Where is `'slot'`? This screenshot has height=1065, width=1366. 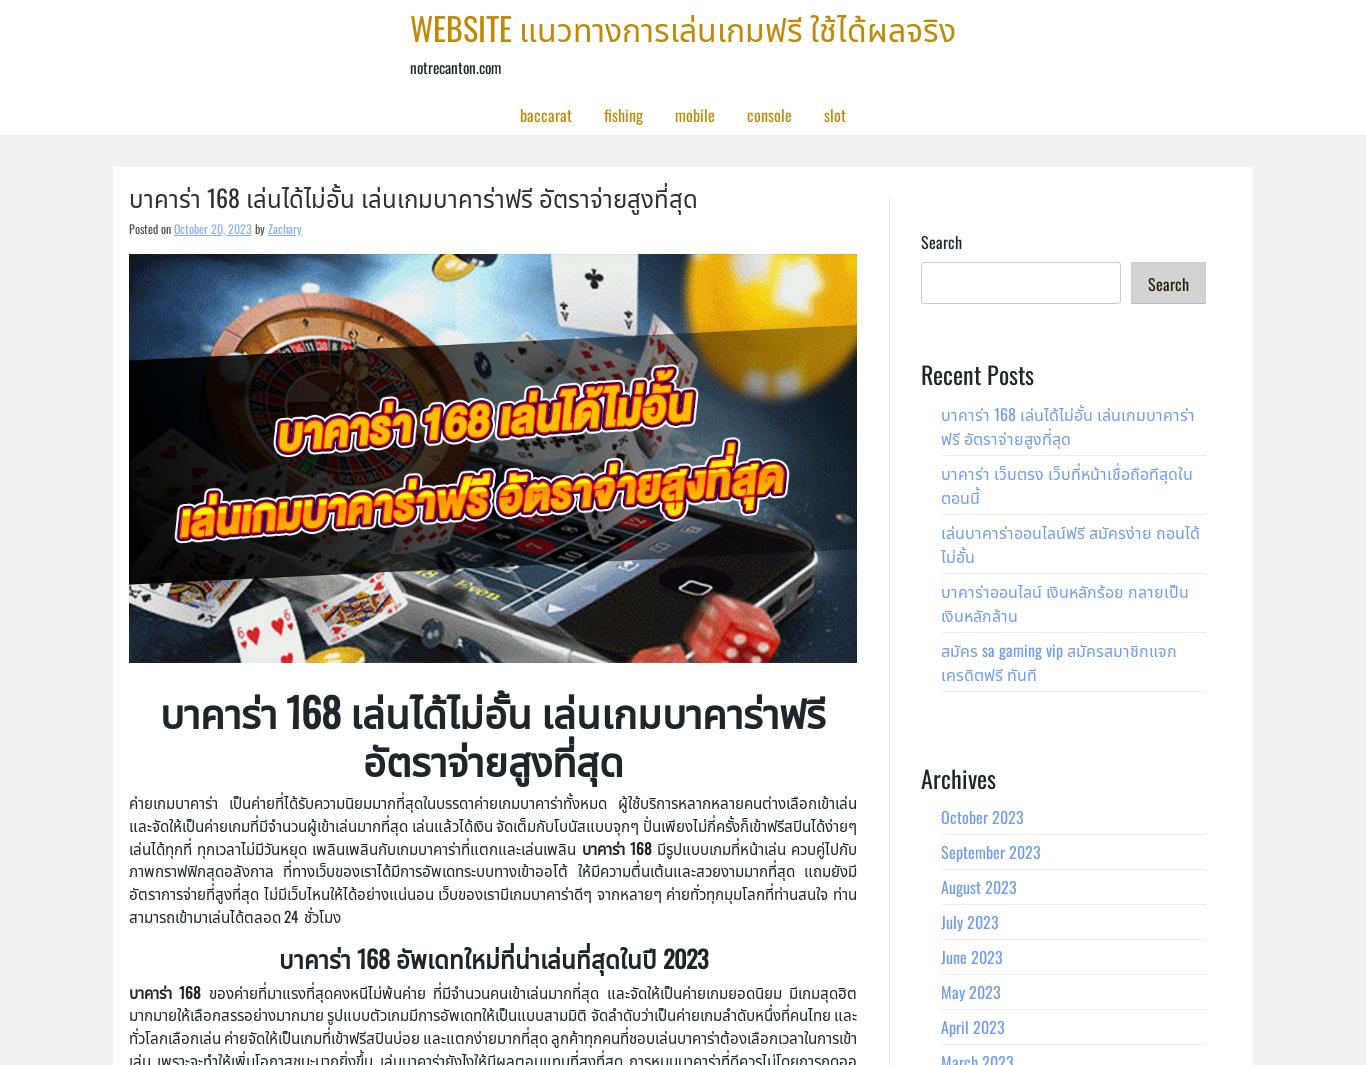 'slot' is located at coordinates (834, 112).